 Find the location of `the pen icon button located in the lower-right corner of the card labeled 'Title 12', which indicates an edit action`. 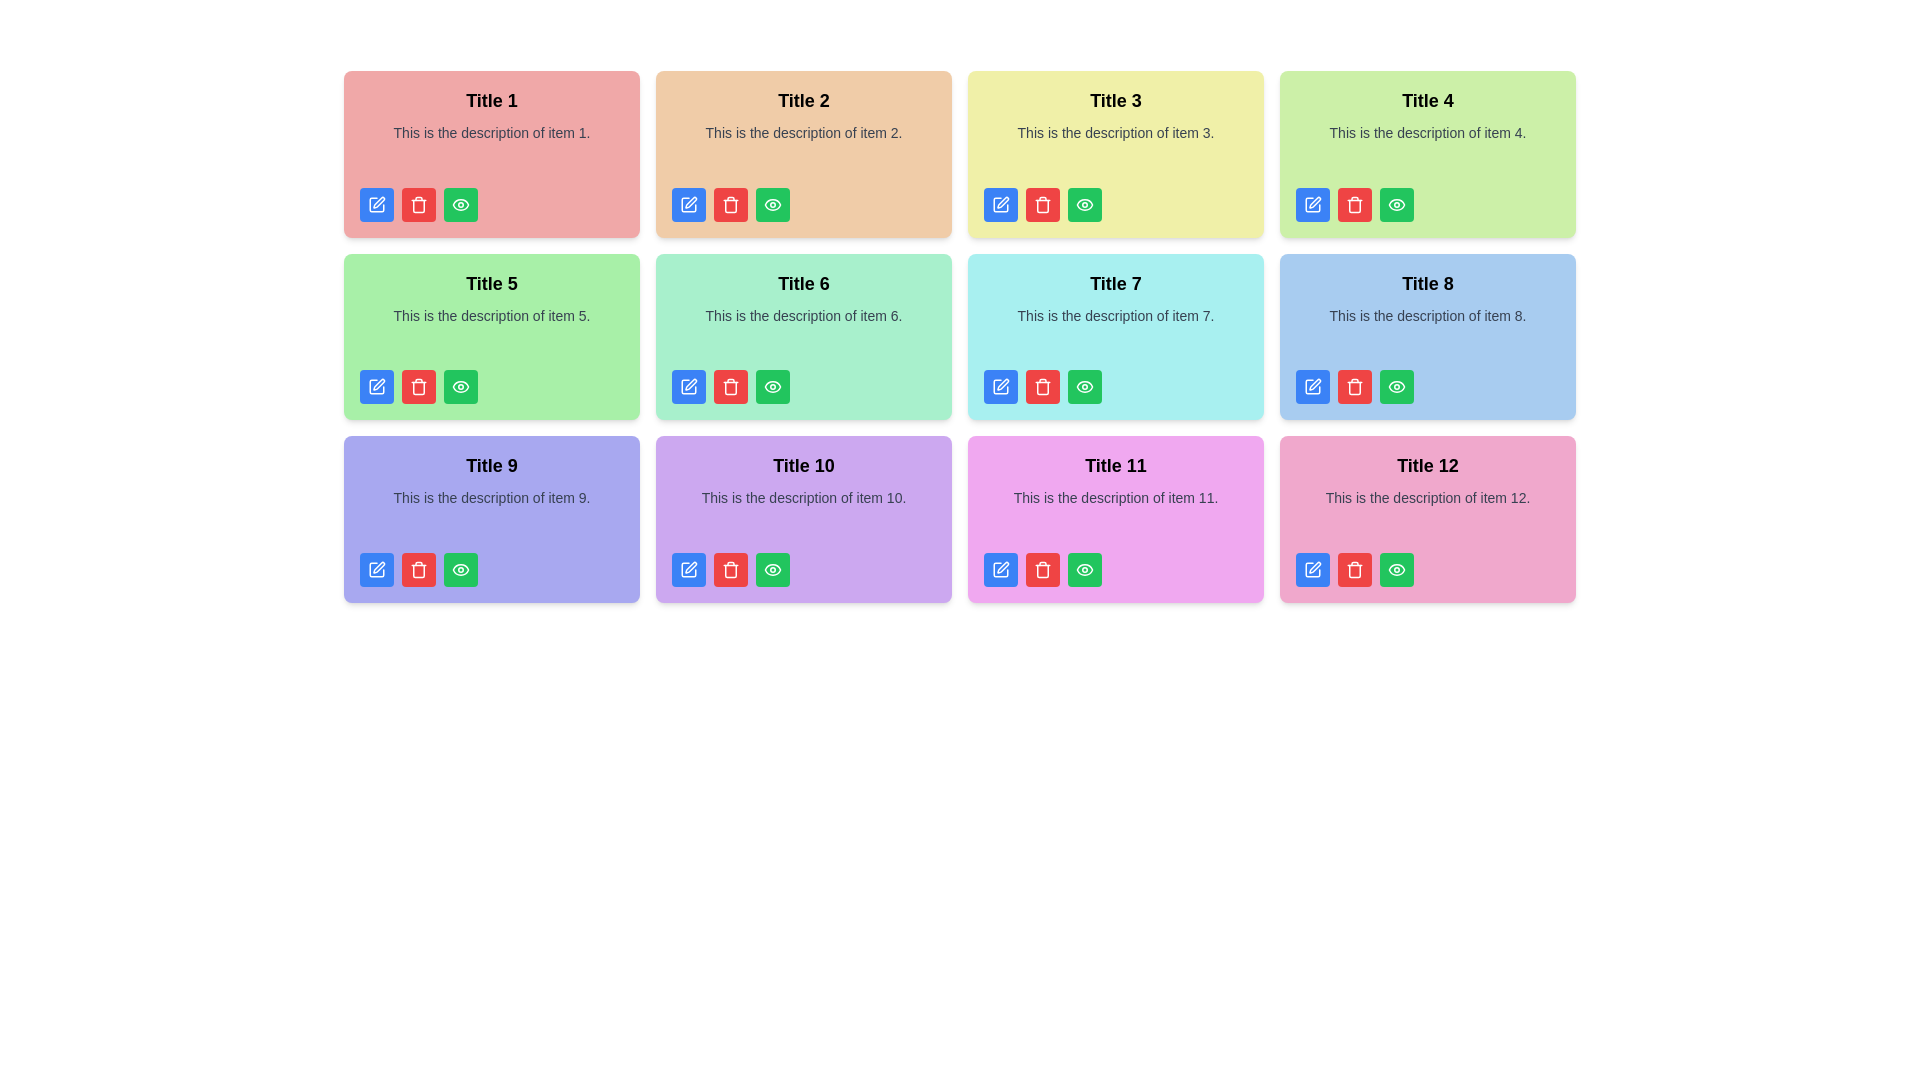

the pen icon button located in the lower-right corner of the card labeled 'Title 12', which indicates an edit action is located at coordinates (1315, 567).